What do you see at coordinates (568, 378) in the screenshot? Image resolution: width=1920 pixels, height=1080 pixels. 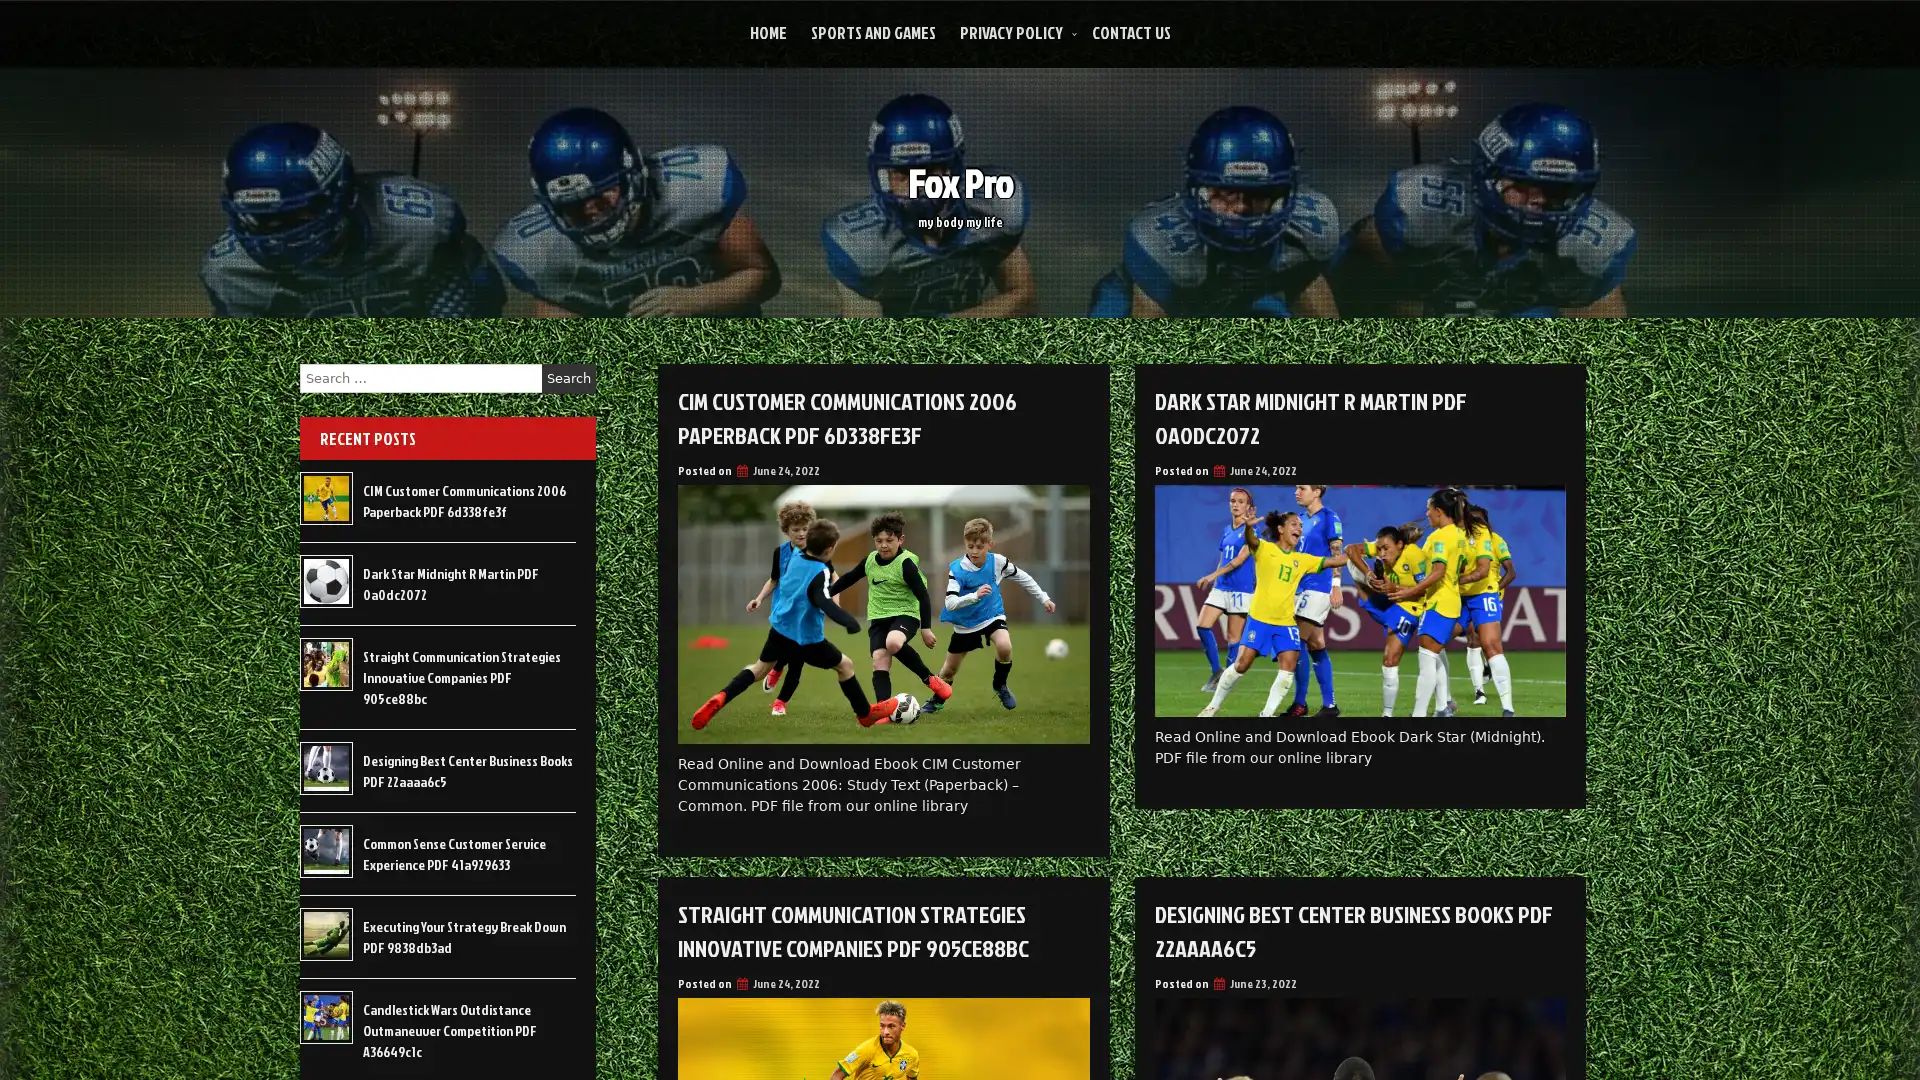 I see `Search` at bounding box center [568, 378].